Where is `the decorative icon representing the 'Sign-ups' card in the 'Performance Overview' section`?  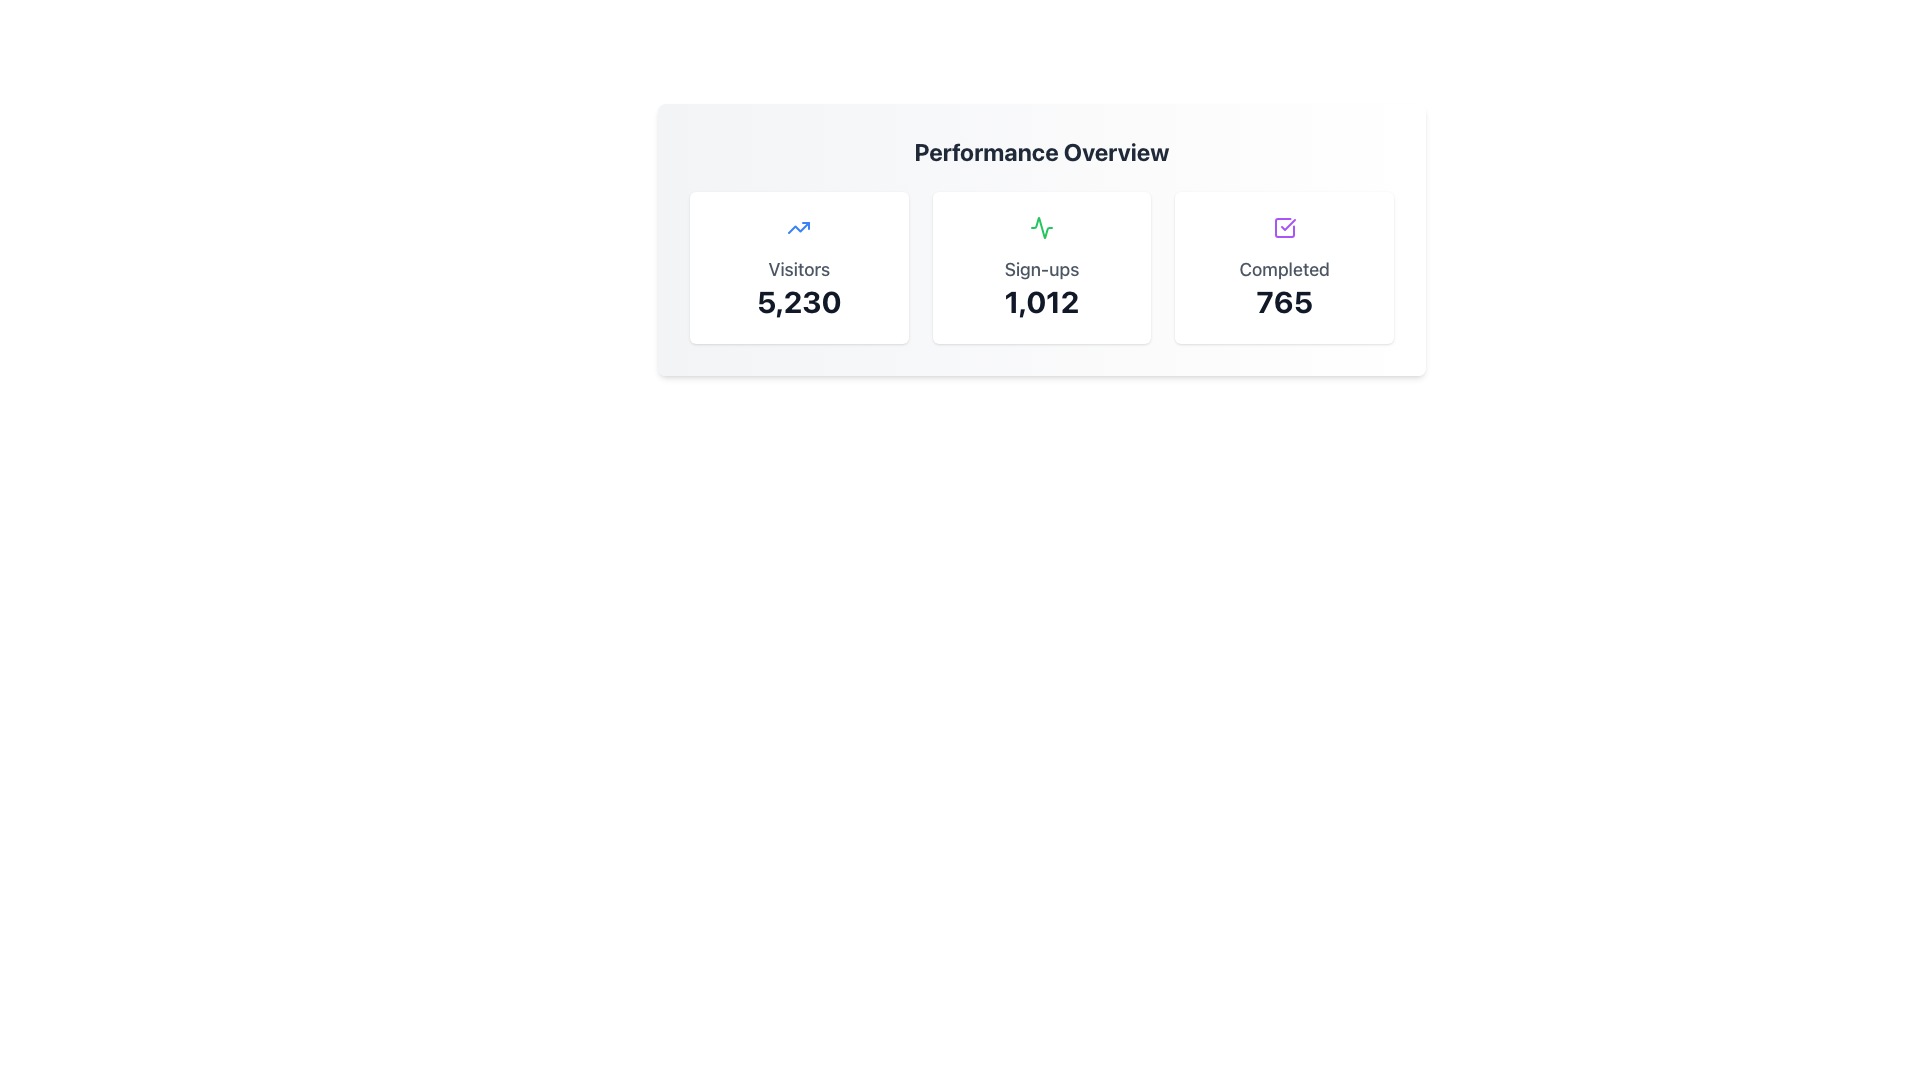
the decorative icon representing the 'Sign-ups' card in the 'Performance Overview' section is located at coordinates (1040, 226).